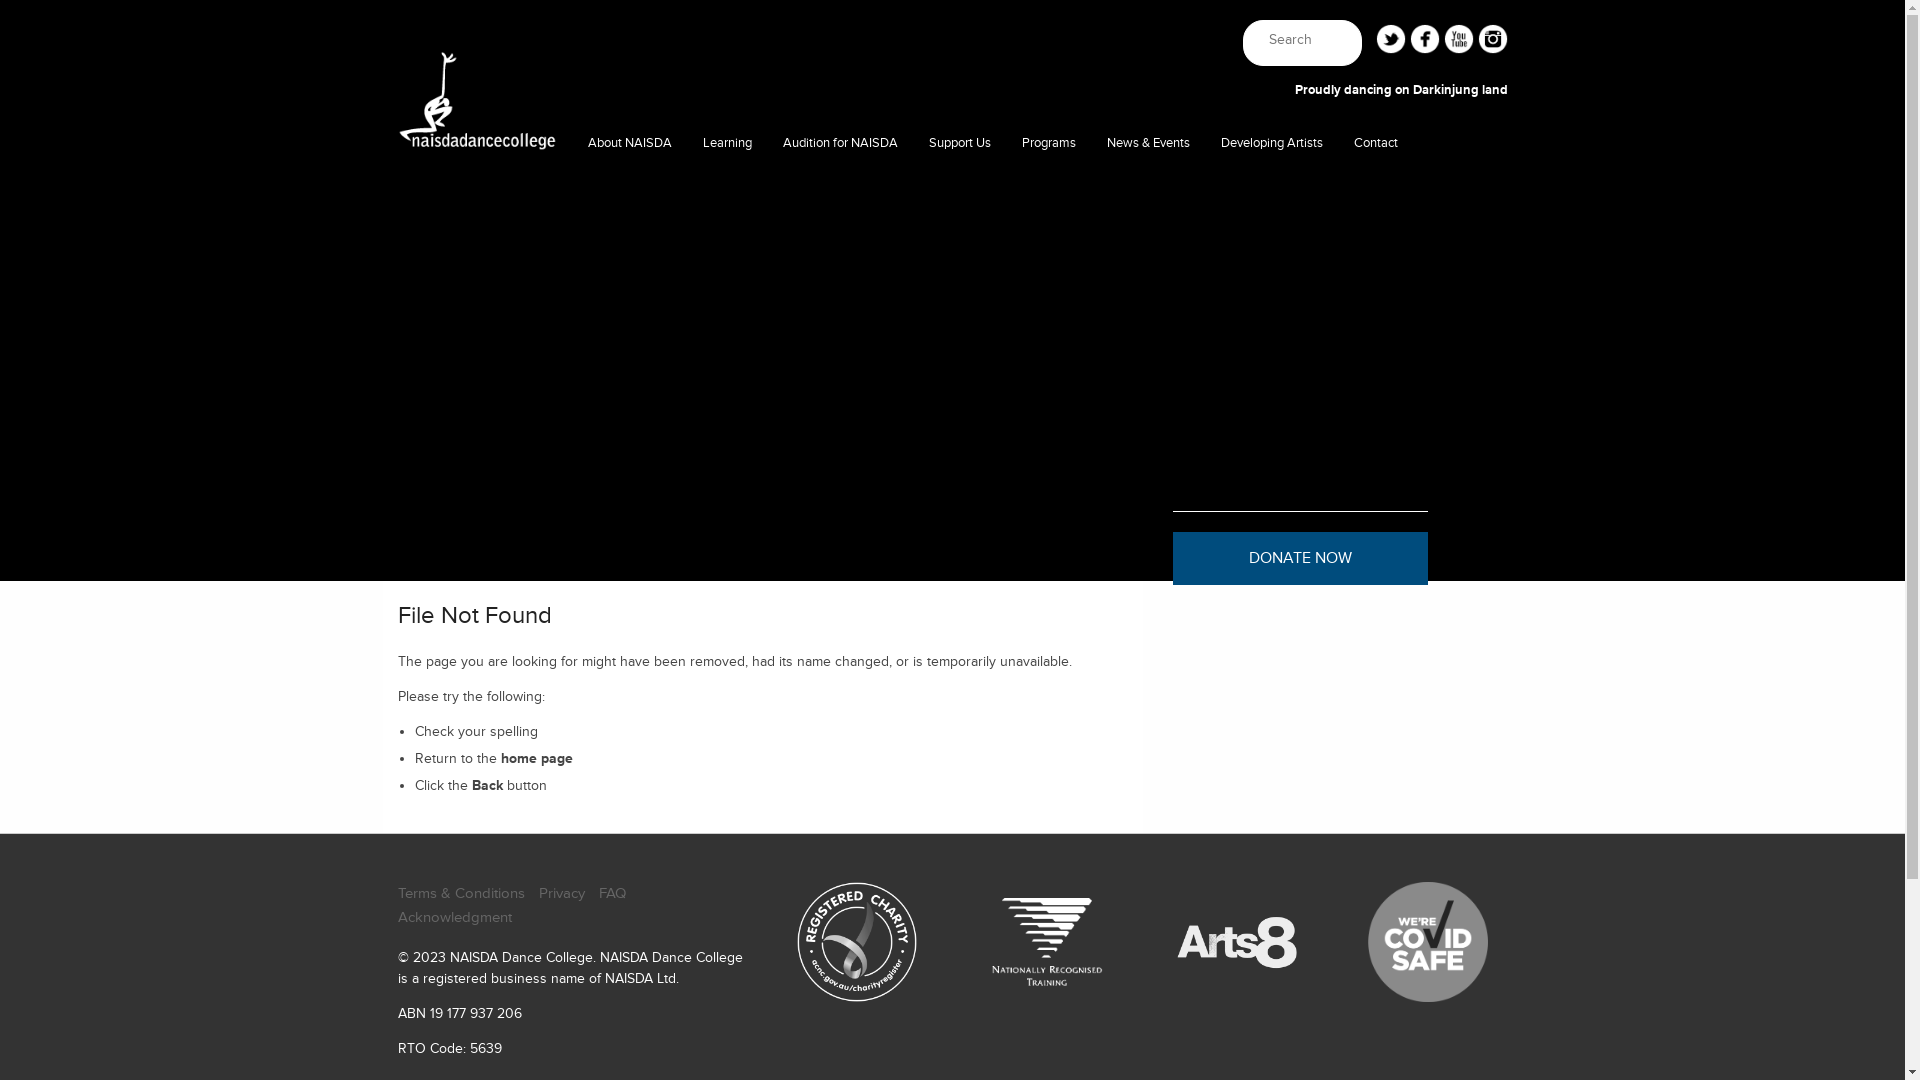 The height and width of the screenshot is (1080, 1920). Describe the element at coordinates (1271, 142) in the screenshot. I see `'Developing Artists'` at that location.